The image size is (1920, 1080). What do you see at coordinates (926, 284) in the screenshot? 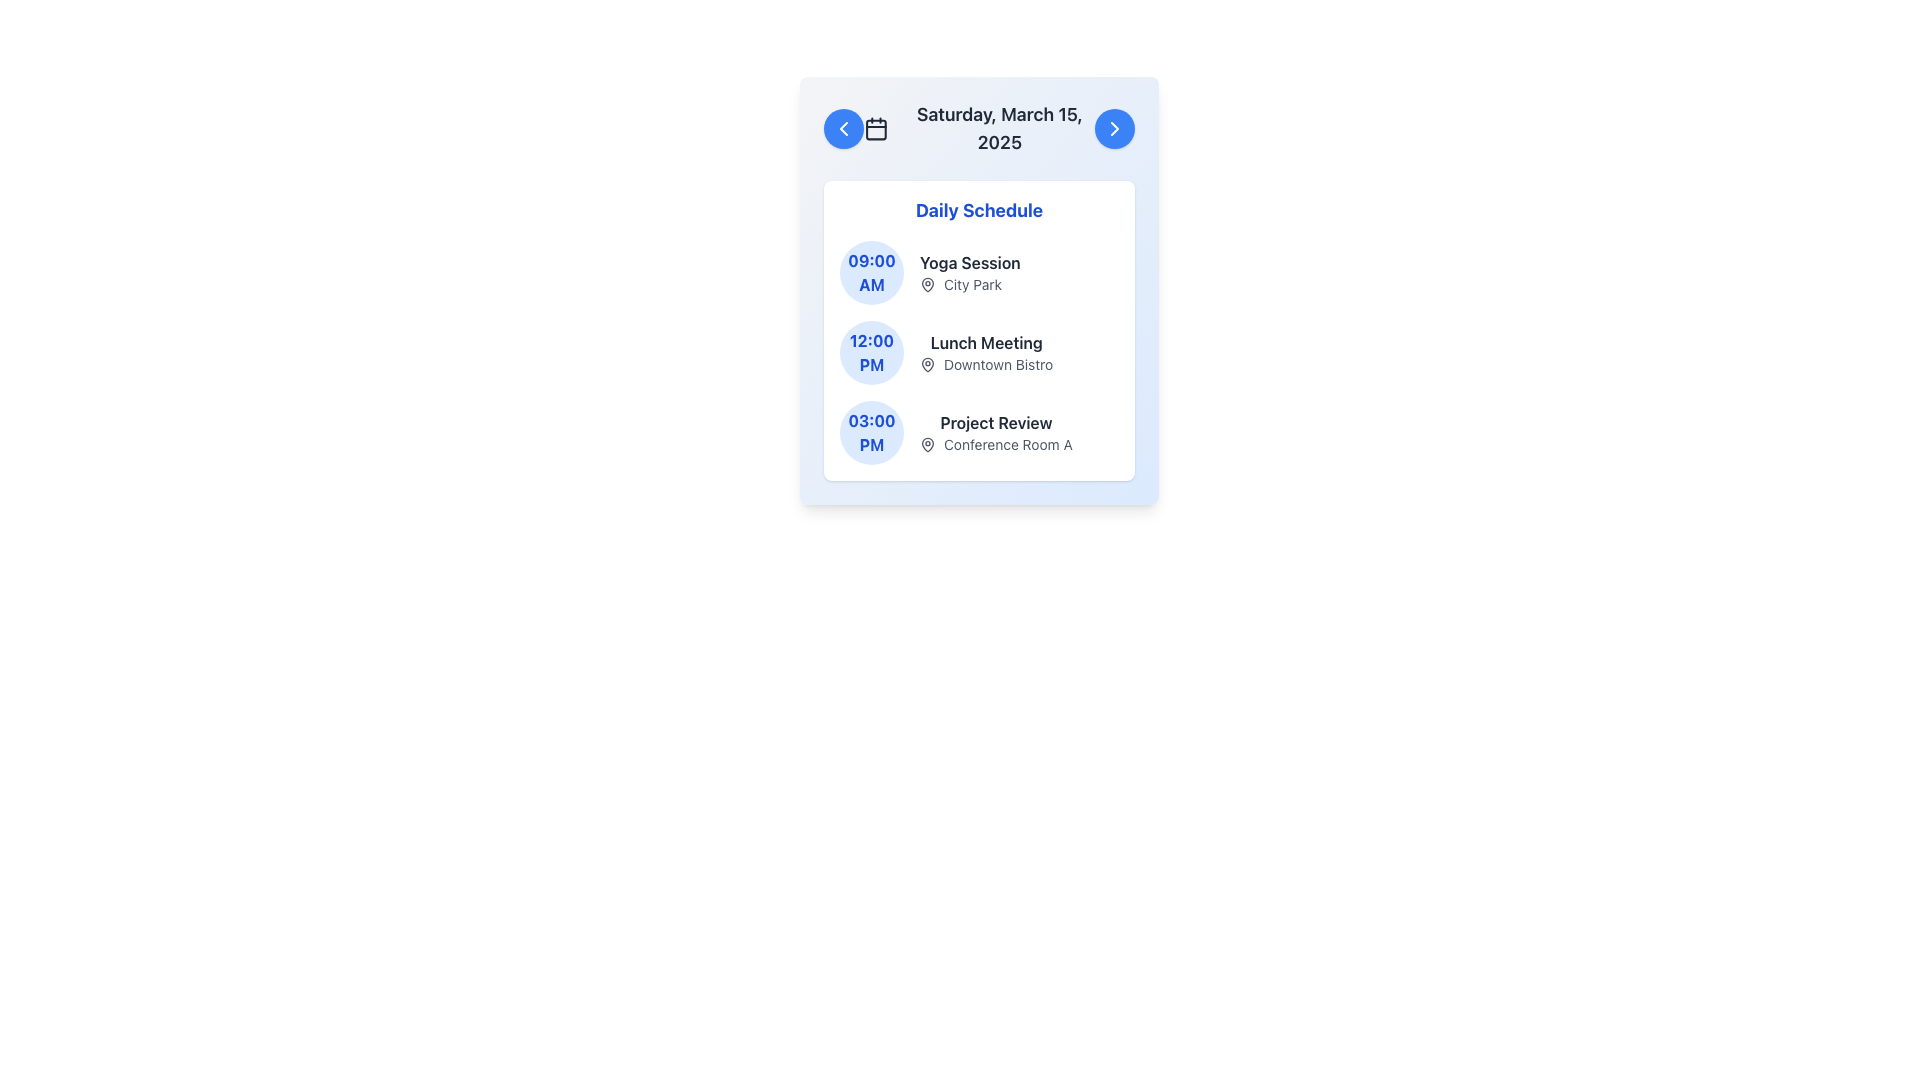
I see `the pin icon located to the right of the '09:00 AM' timestamp text in the first schedule item, adjacent to 'City Park'` at bounding box center [926, 284].